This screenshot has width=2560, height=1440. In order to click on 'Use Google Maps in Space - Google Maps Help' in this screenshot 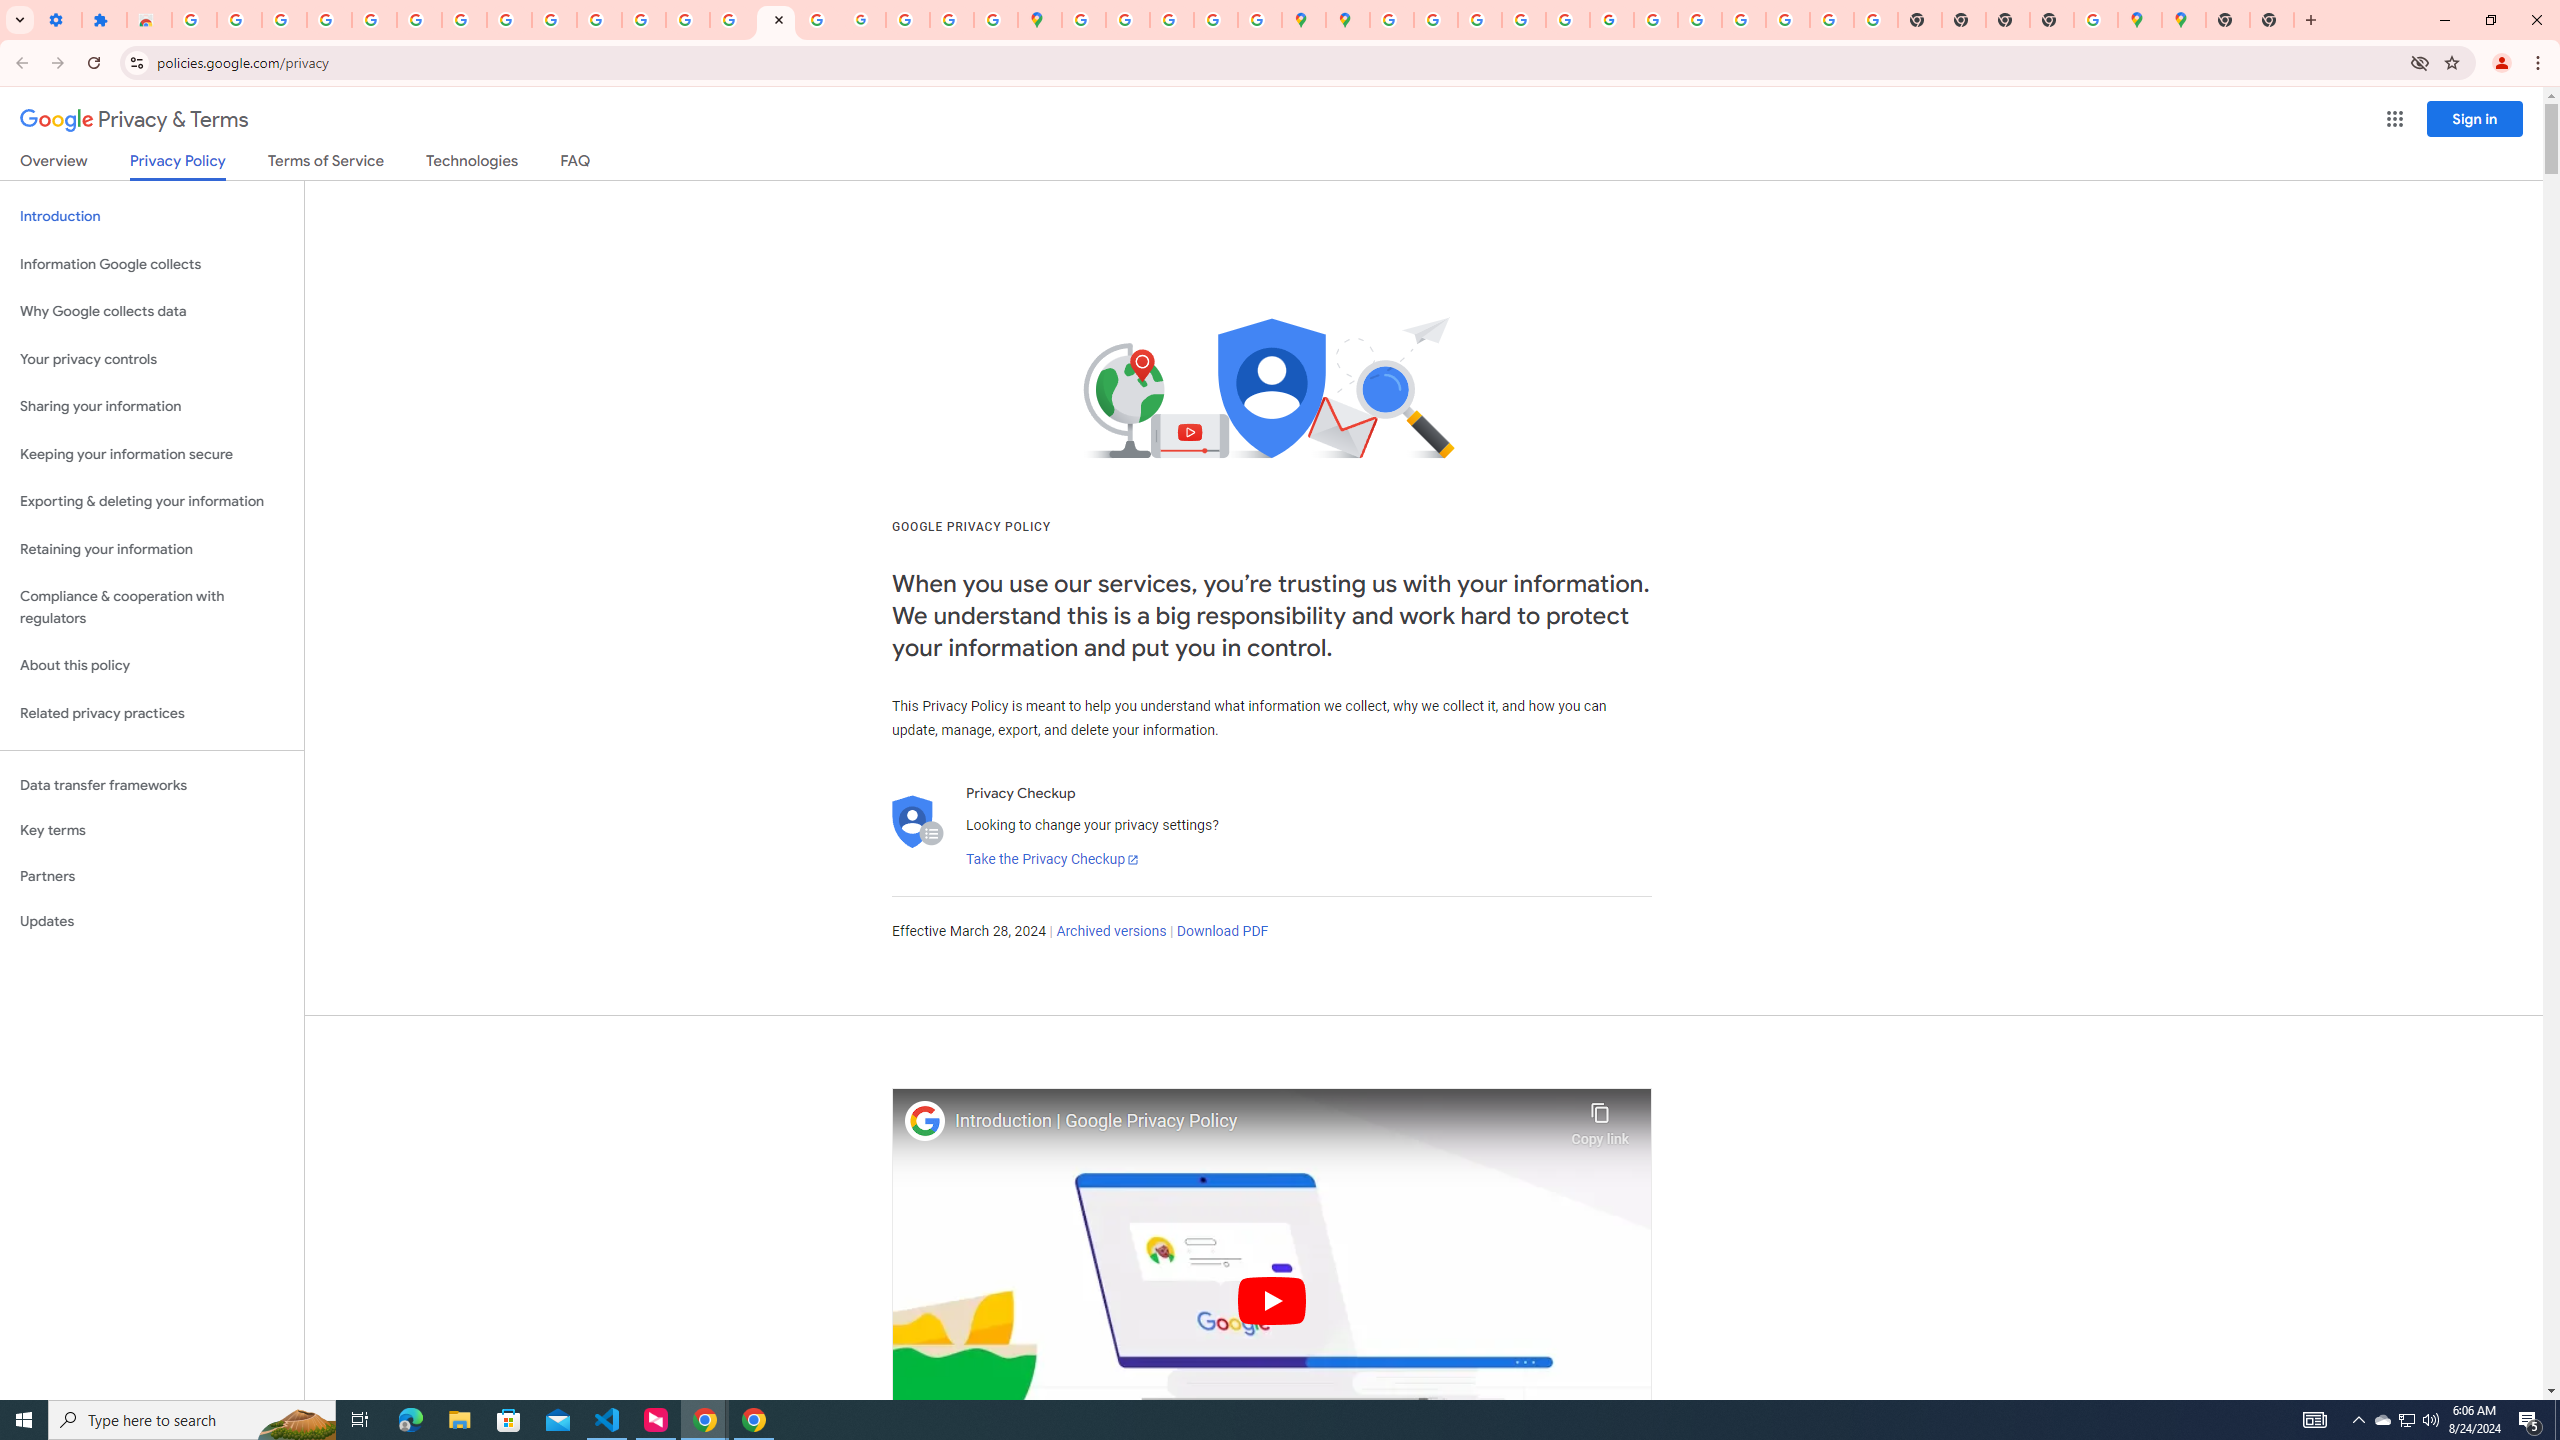, I will do `click(2095, 19)`.